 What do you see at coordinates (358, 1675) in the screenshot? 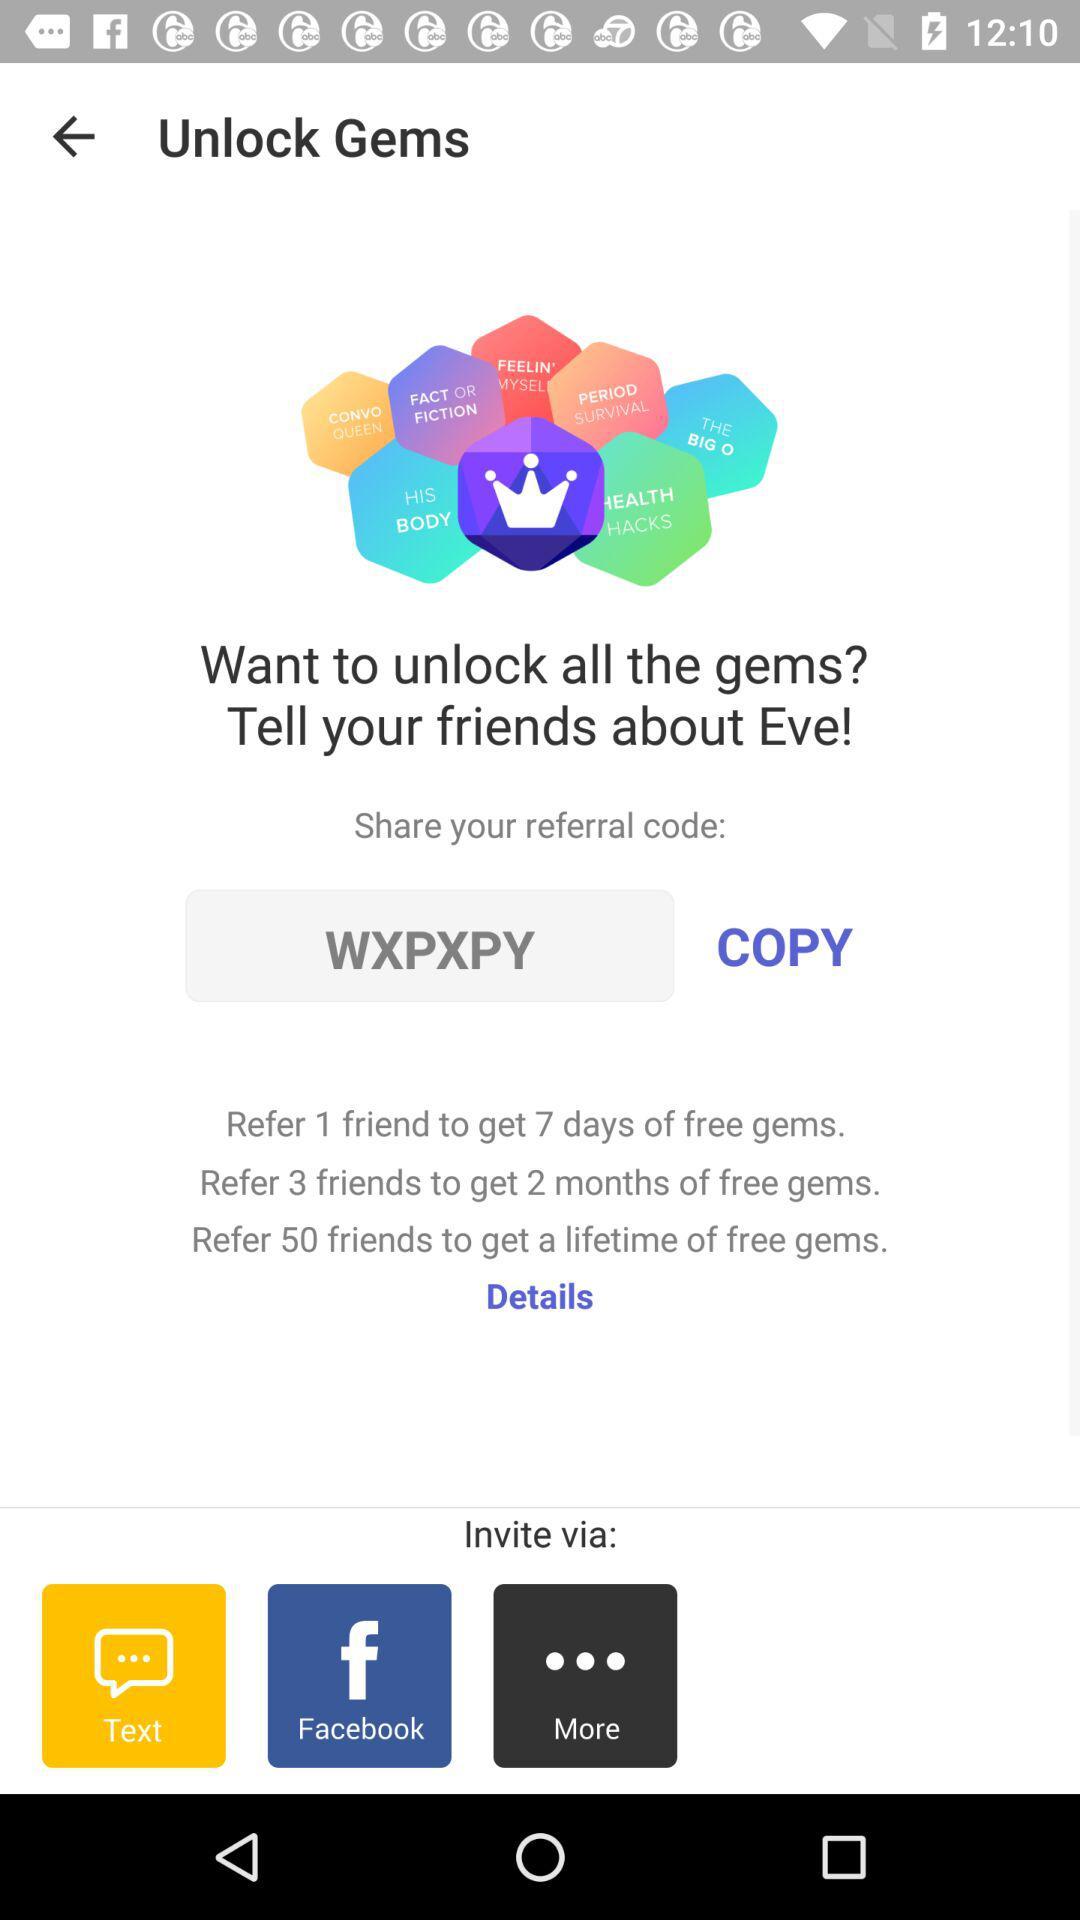
I see `invite via facebook` at bounding box center [358, 1675].